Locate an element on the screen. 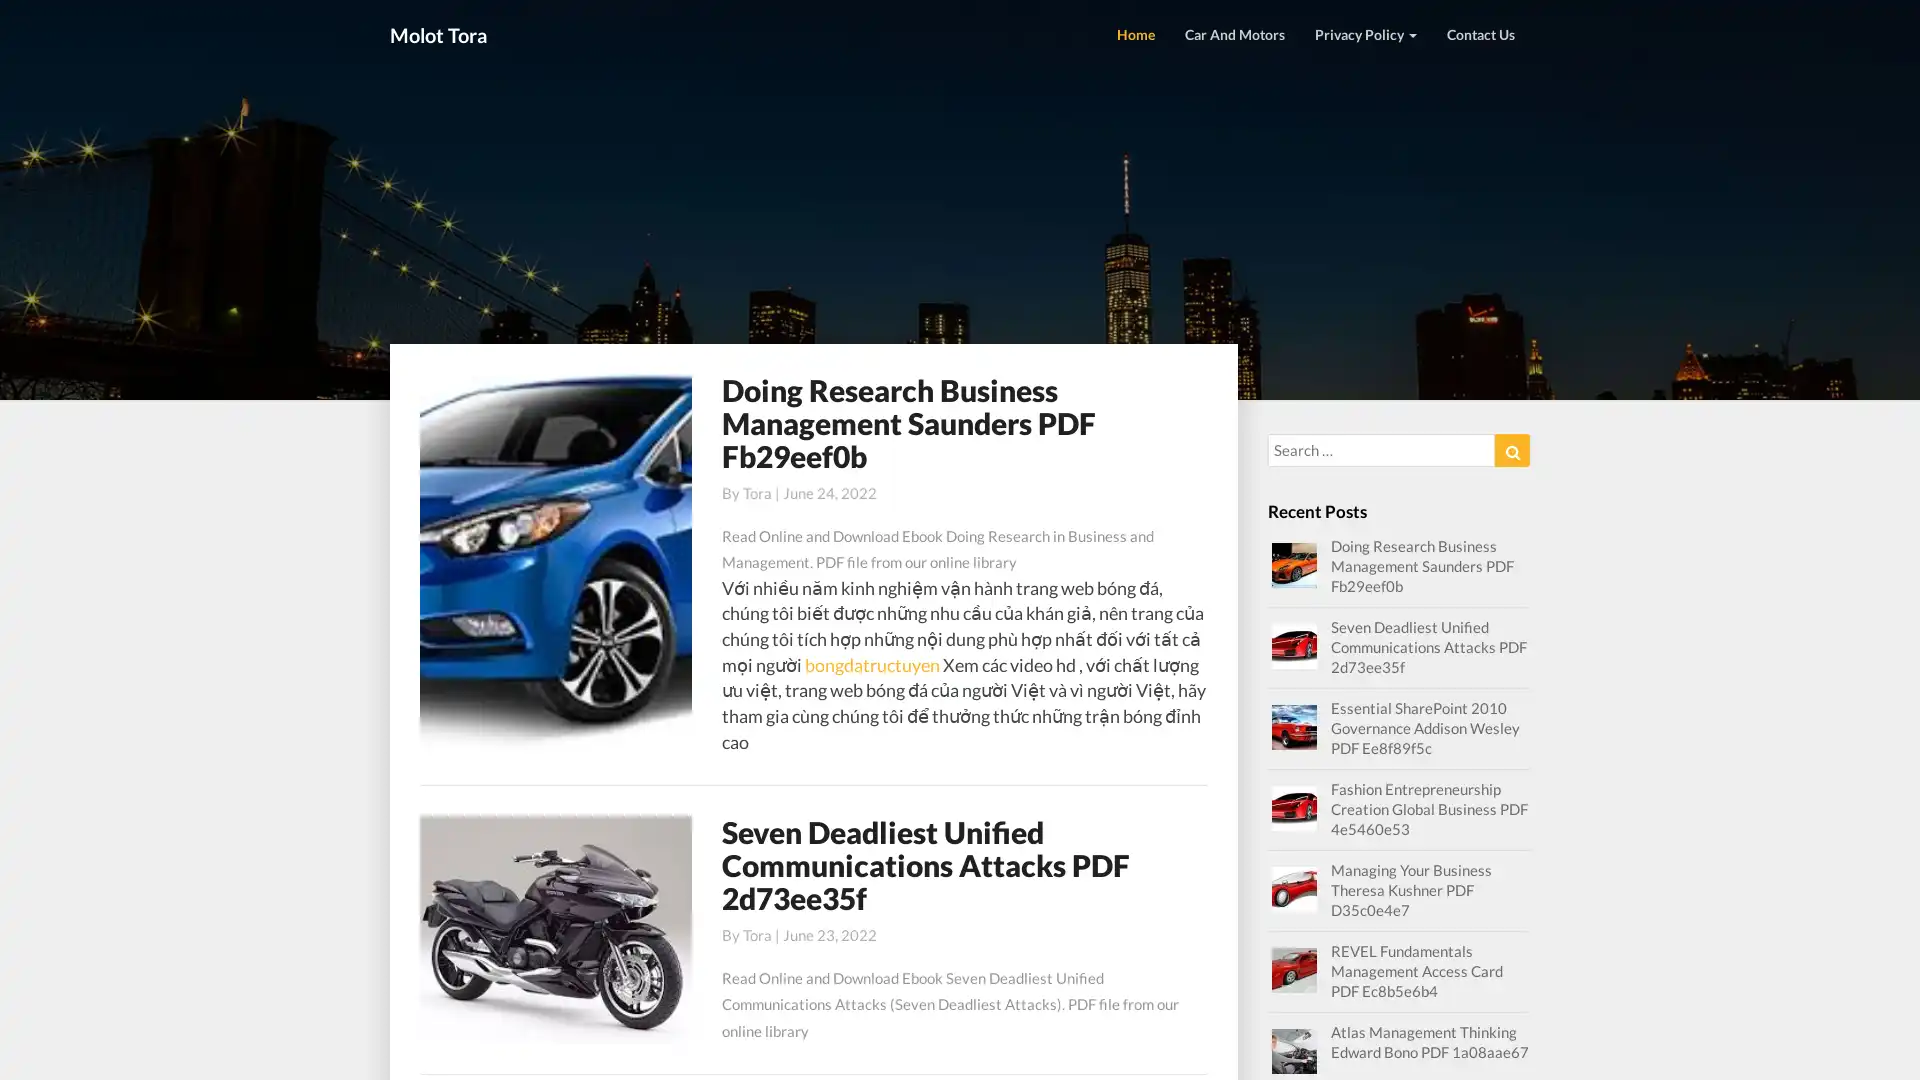 The height and width of the screenshot is (1080, 1920). Search is located at coordinates (1512, 450).